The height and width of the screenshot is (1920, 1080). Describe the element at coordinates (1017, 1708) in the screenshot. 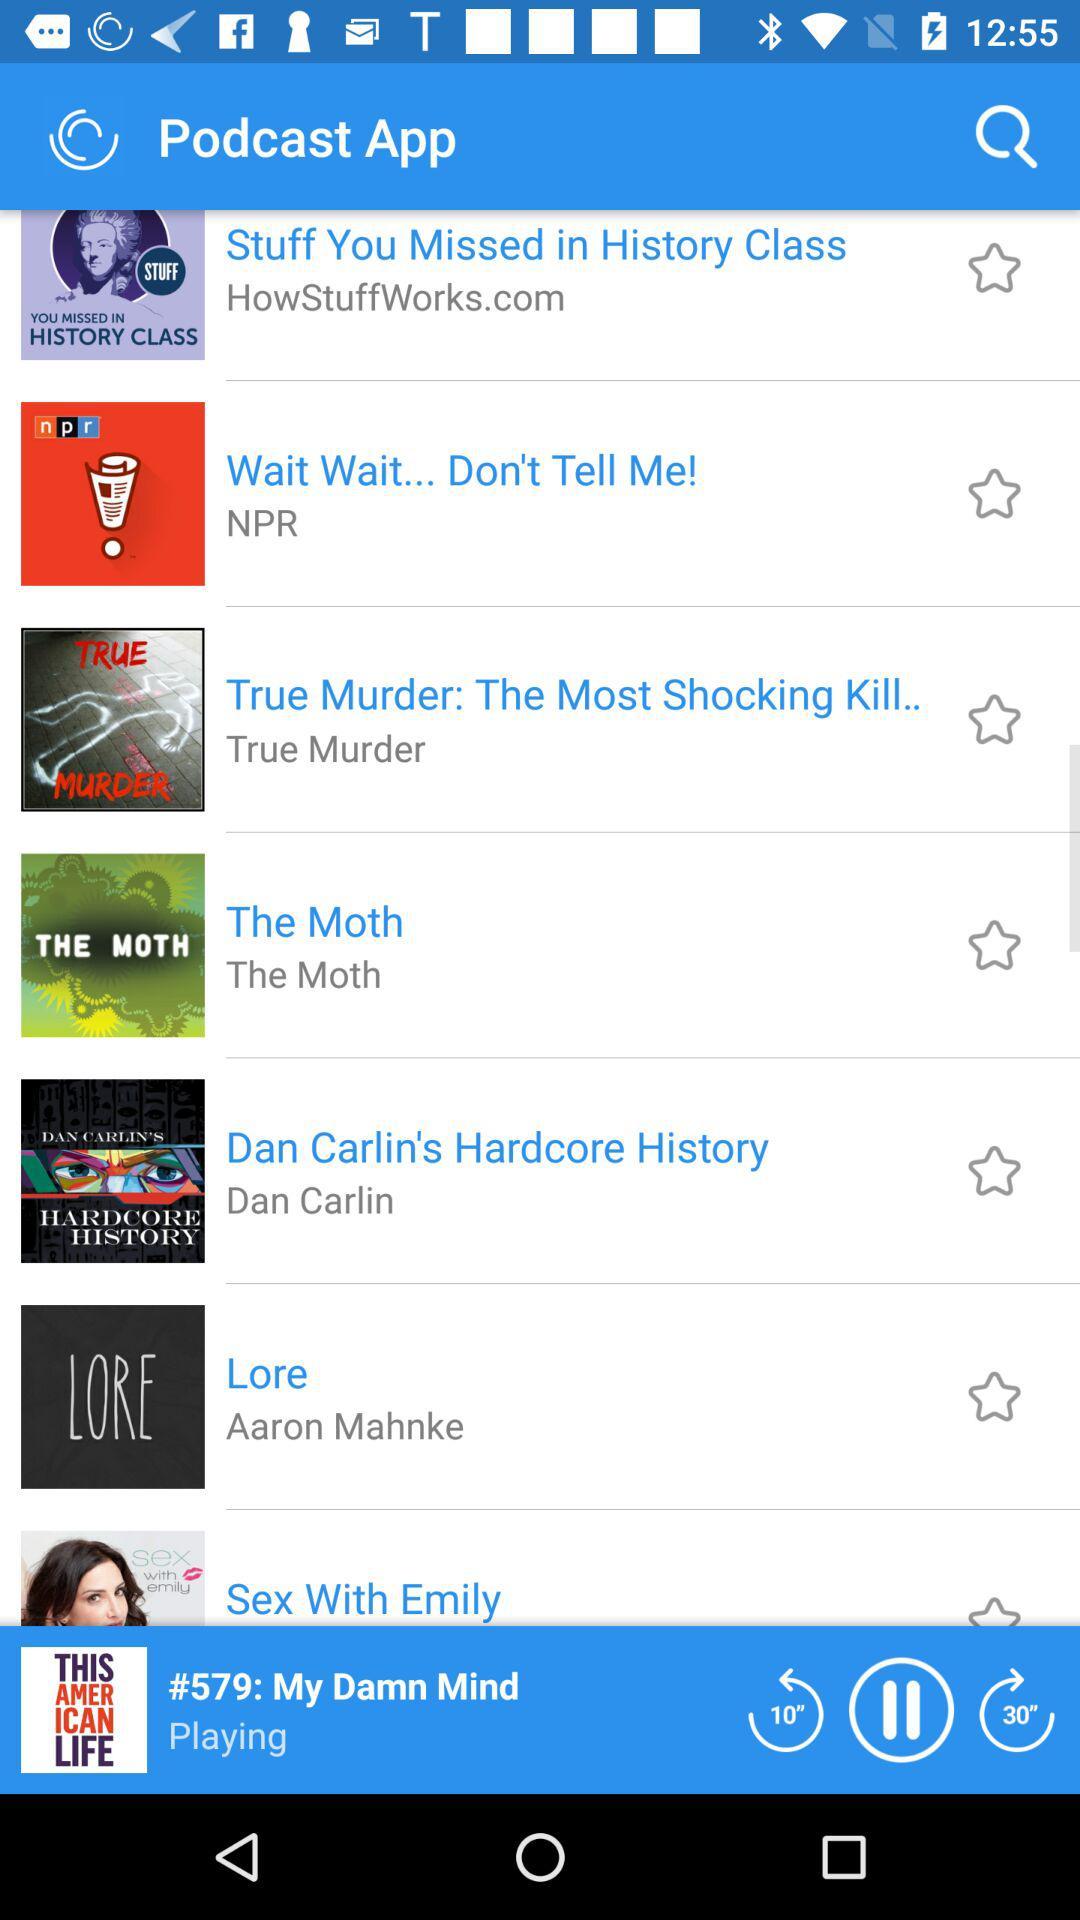

I see `rewind back 30 seconds` at that location.